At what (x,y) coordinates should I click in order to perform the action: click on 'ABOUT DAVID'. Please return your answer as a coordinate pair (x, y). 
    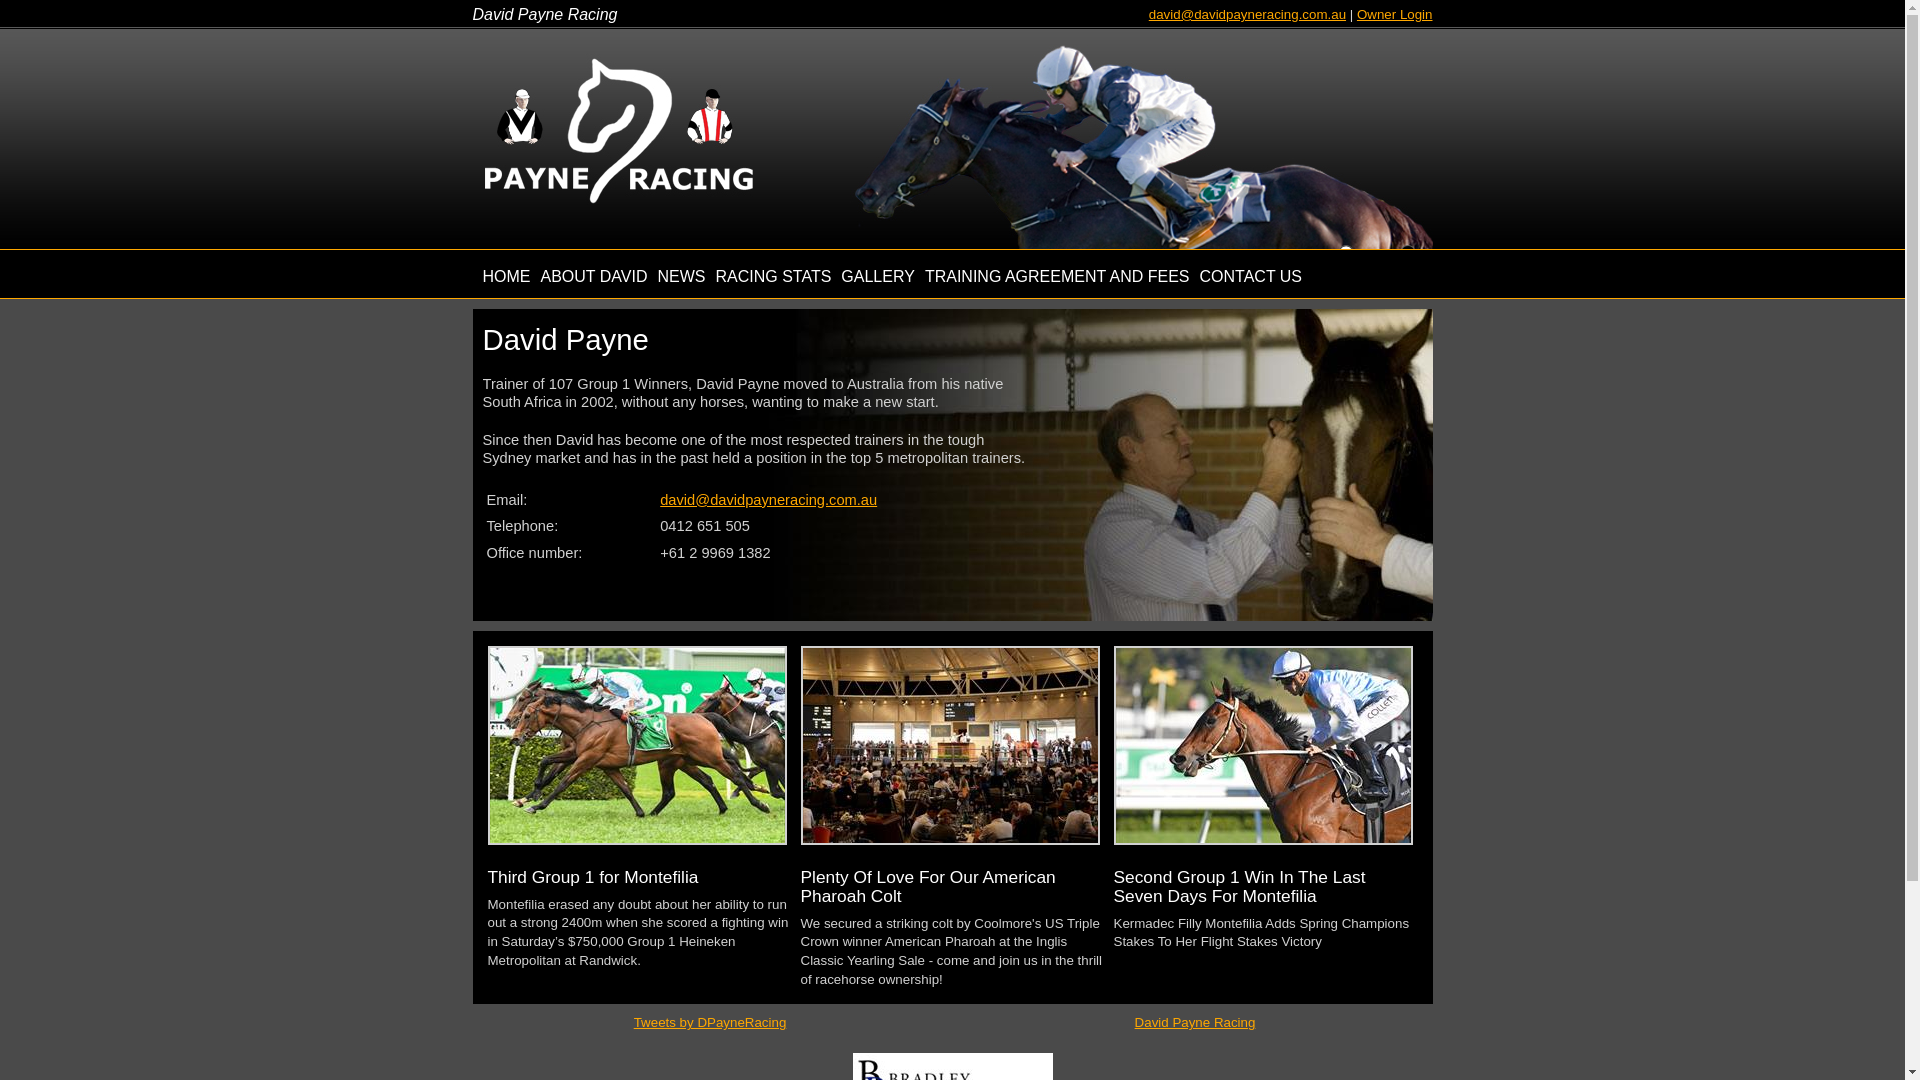
    Looking at the image, I should click on (539, 276).